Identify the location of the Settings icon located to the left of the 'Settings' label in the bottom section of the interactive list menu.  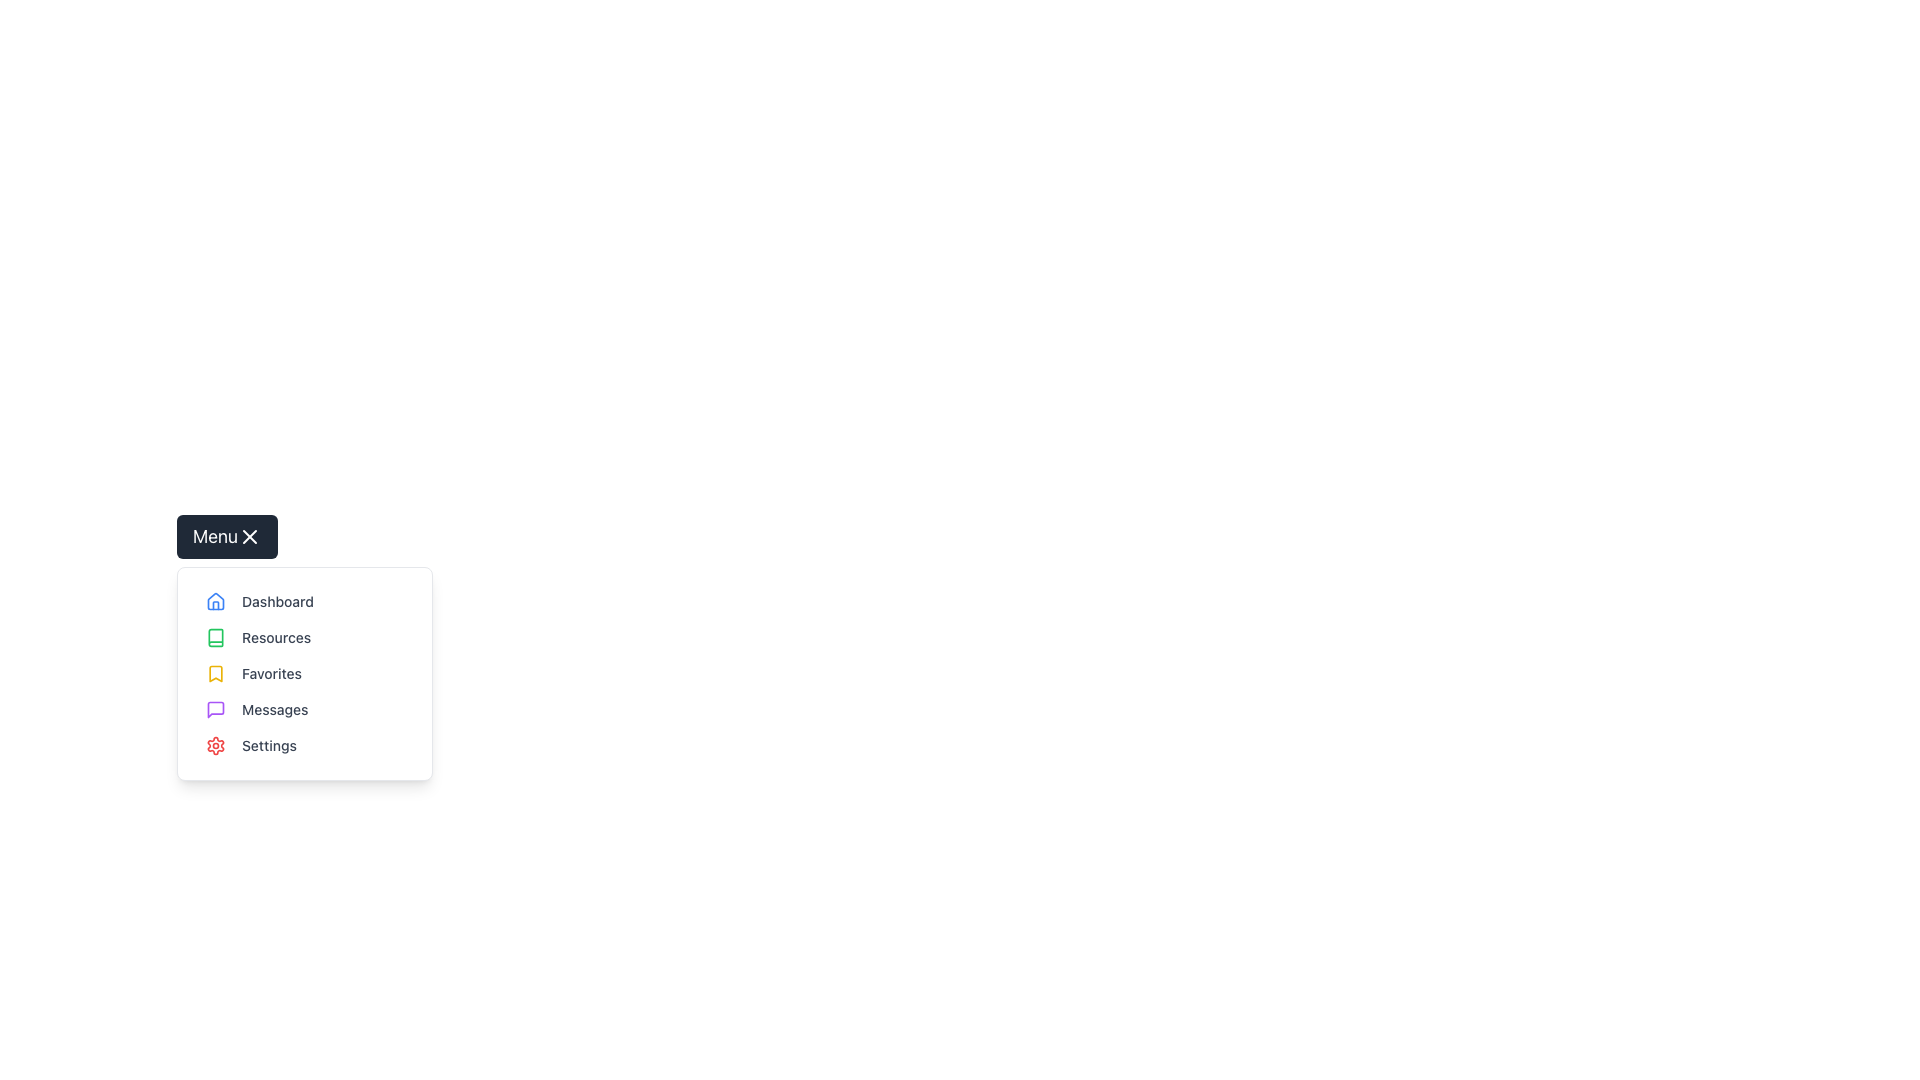
(216, 745).